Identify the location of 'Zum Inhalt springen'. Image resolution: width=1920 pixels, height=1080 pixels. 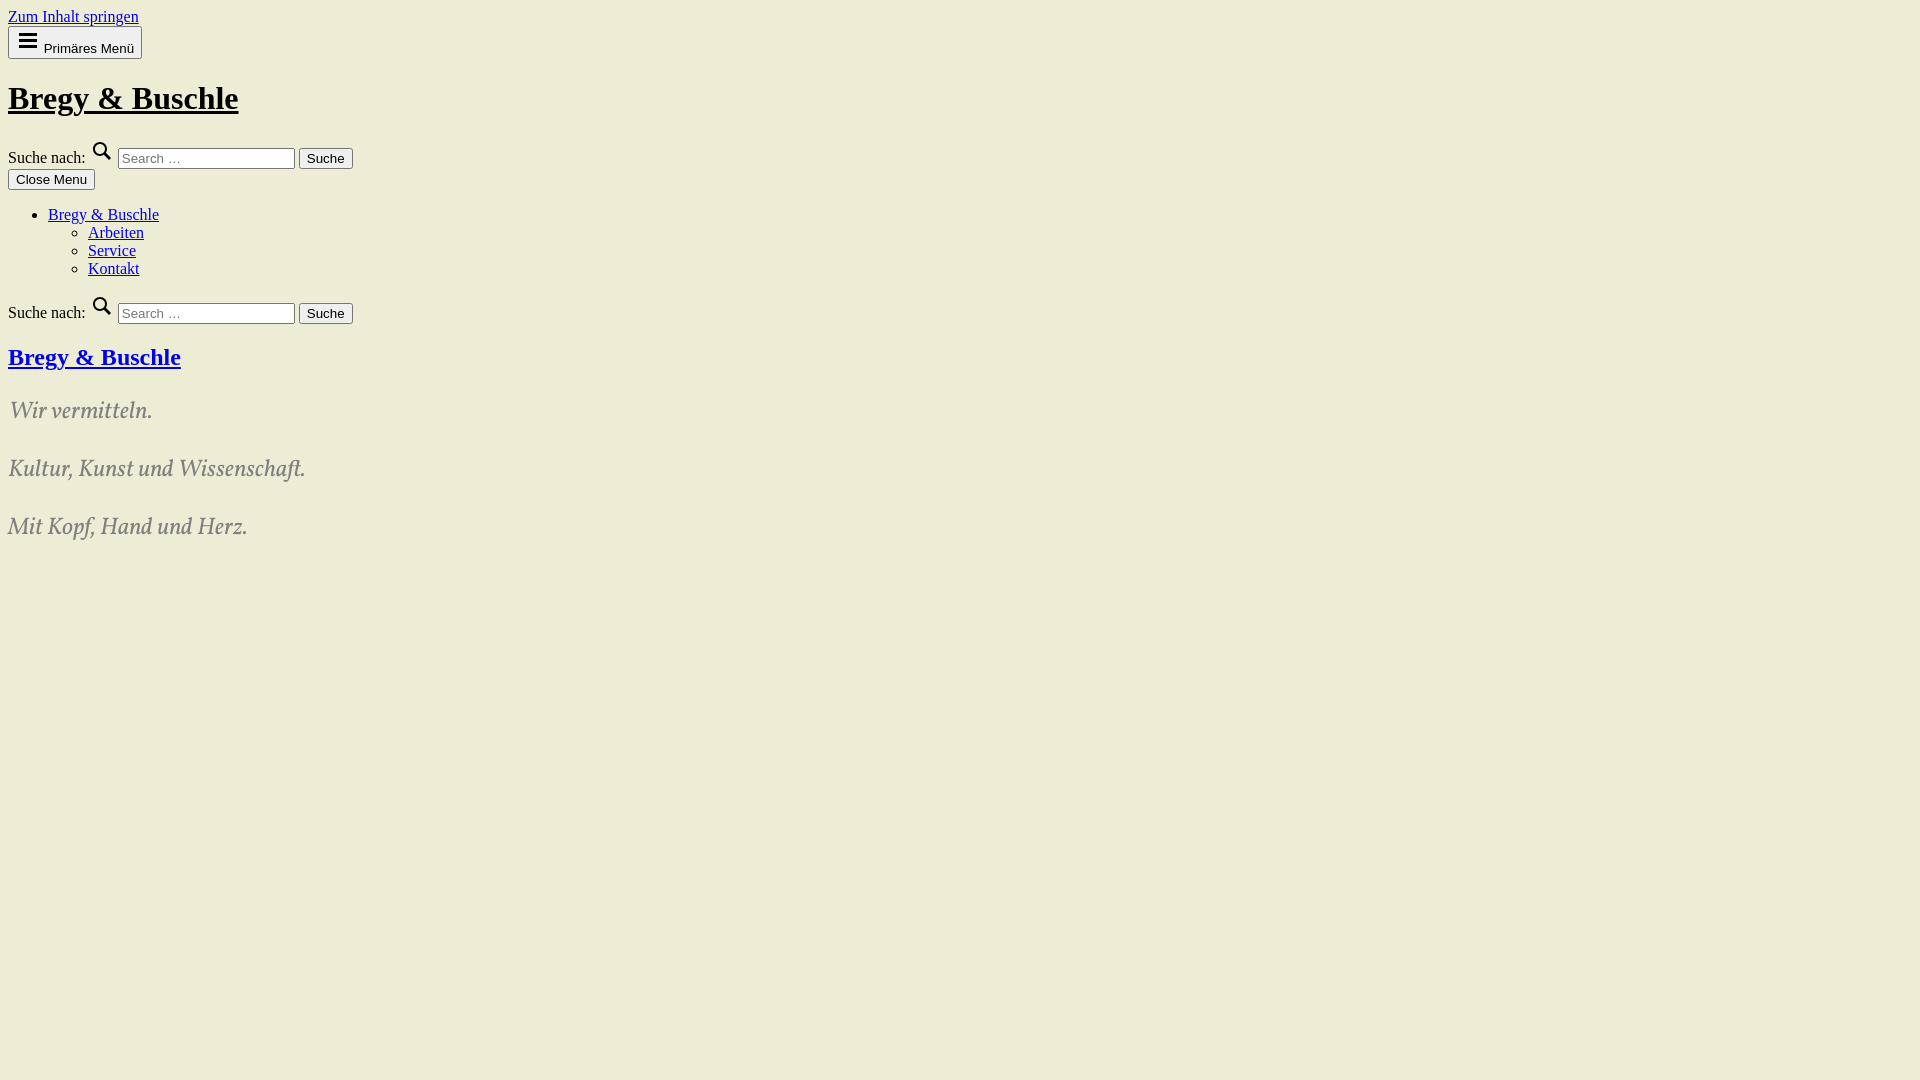
(73, 16).